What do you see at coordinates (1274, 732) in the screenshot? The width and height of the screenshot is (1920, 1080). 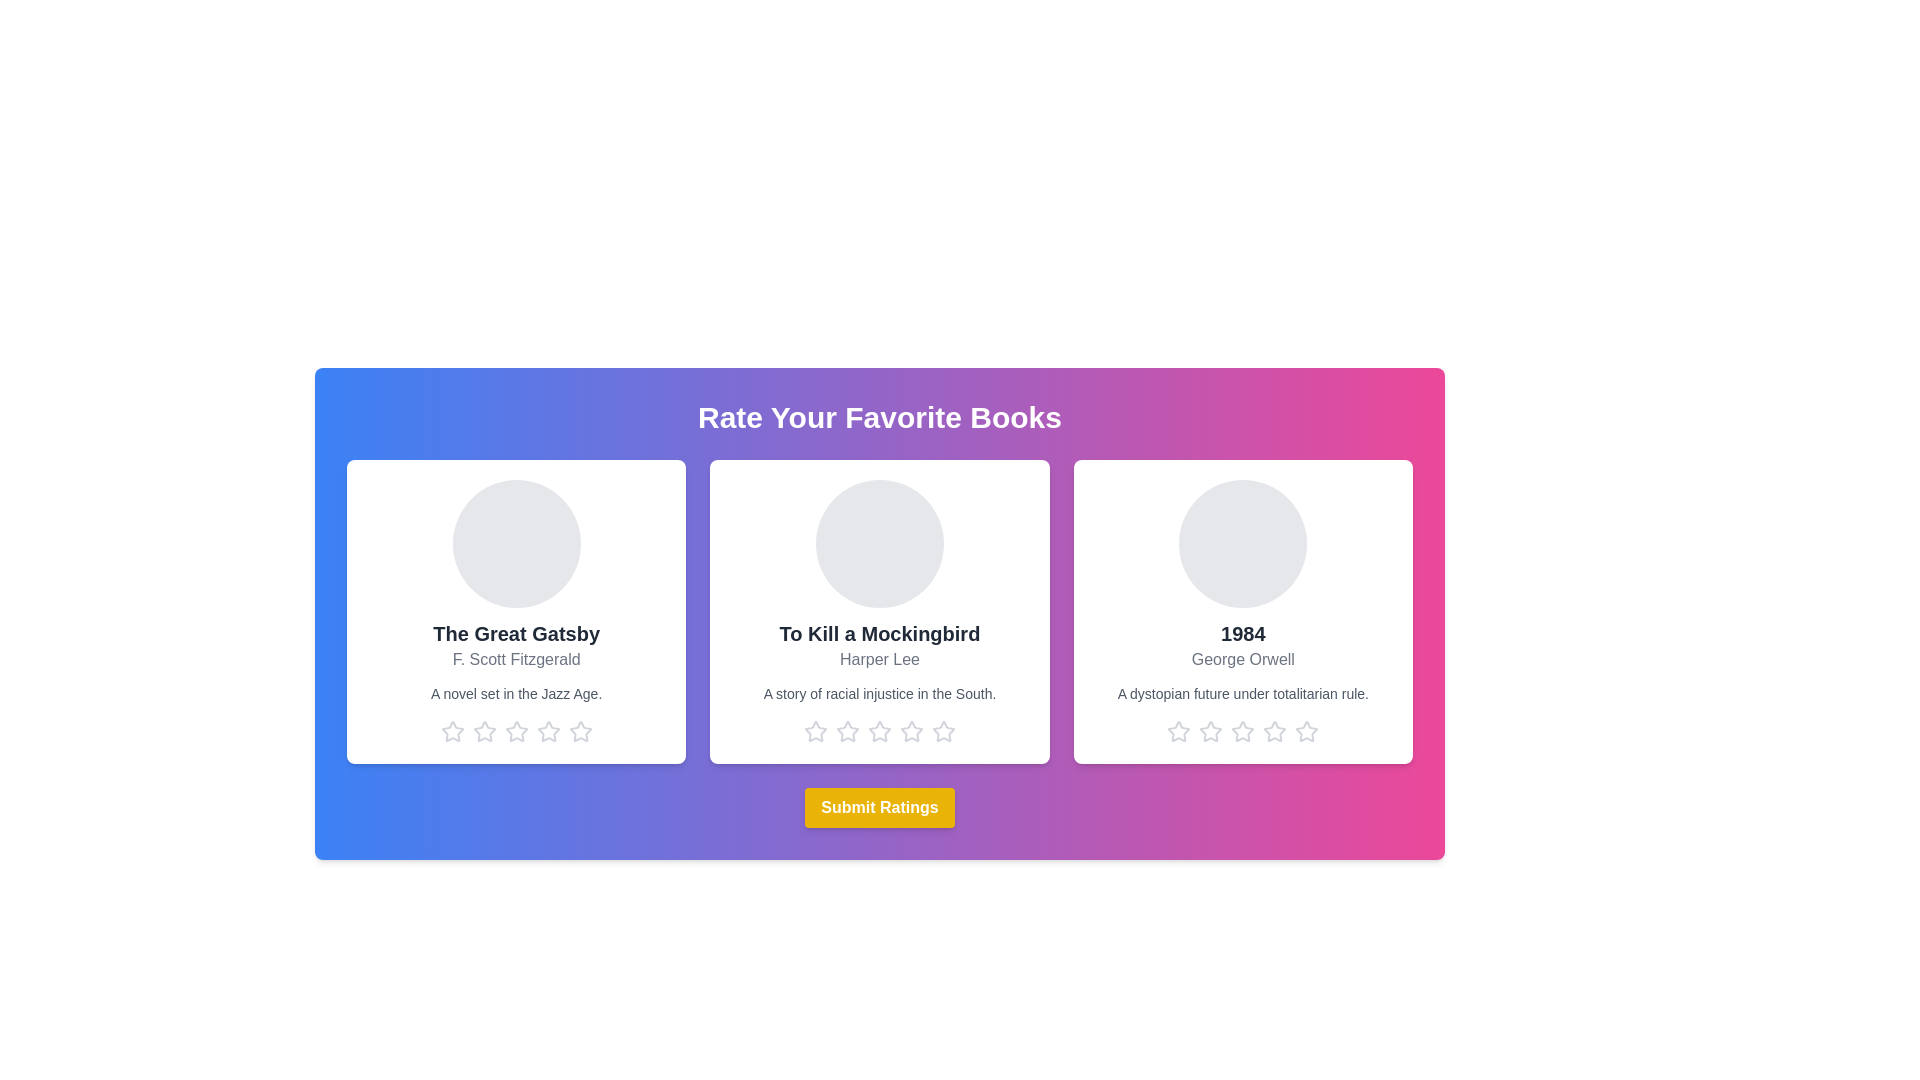 I see `the star corresponding to 4 stars for the book titled 1984` at bounding box center [1274, 732].